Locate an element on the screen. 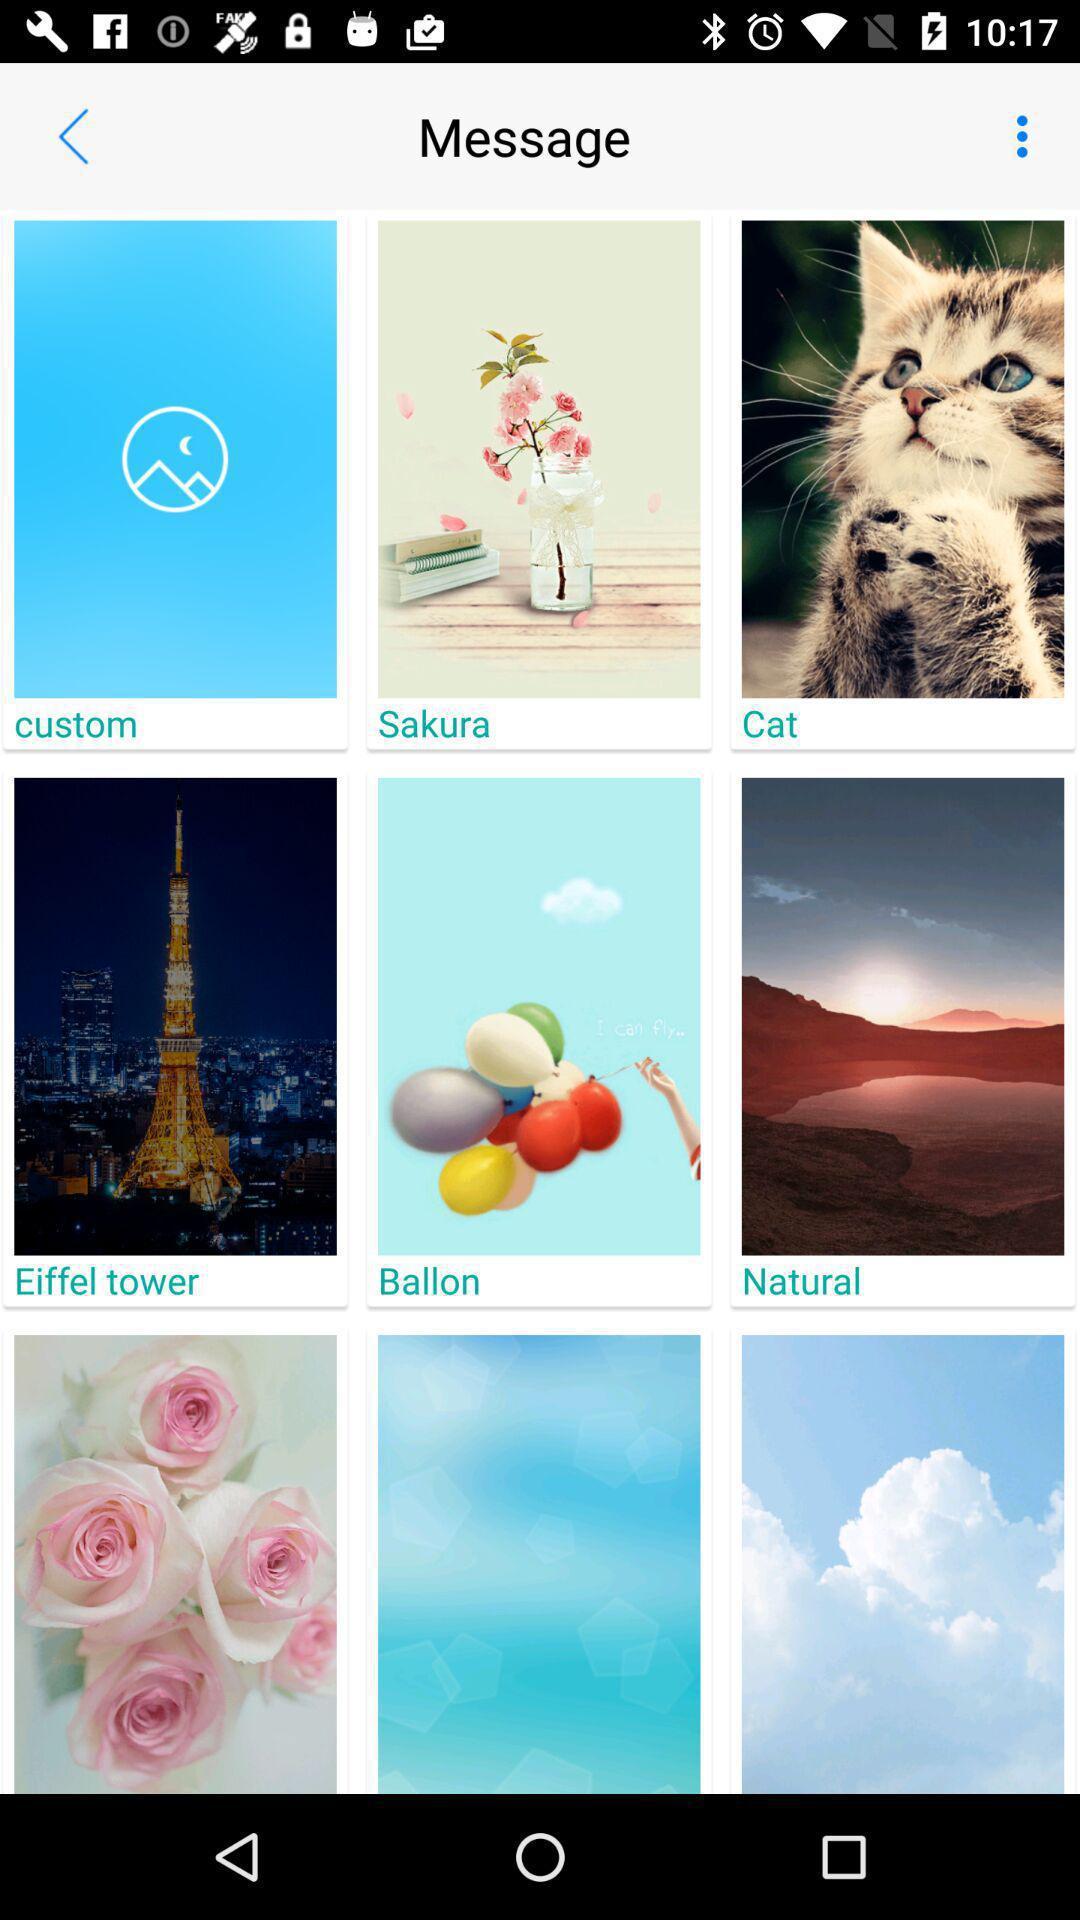 The height and width of the screenshot is (1920, 1080). the item to the left of message icon is located at coordinates (72, 135).